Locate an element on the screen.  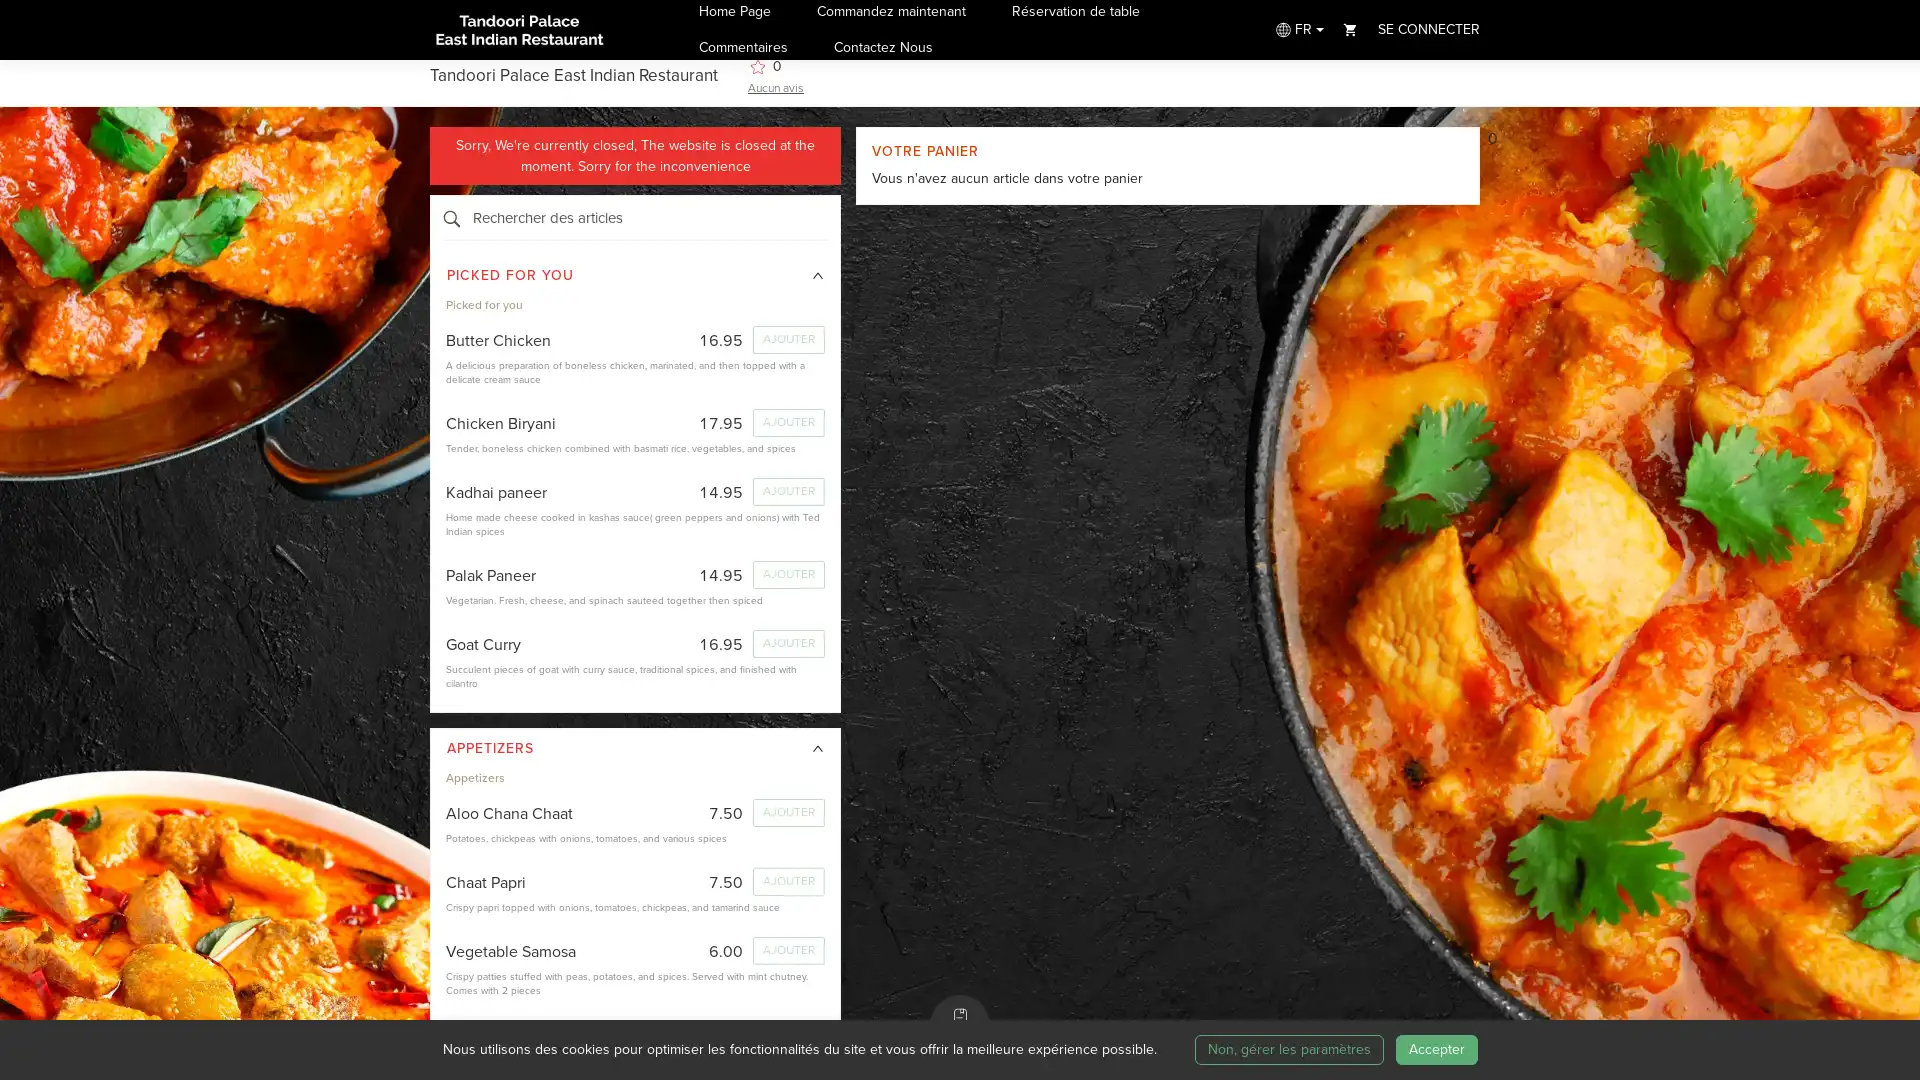
Non, gerer les parametres is located at coordinates (1288, 1048).